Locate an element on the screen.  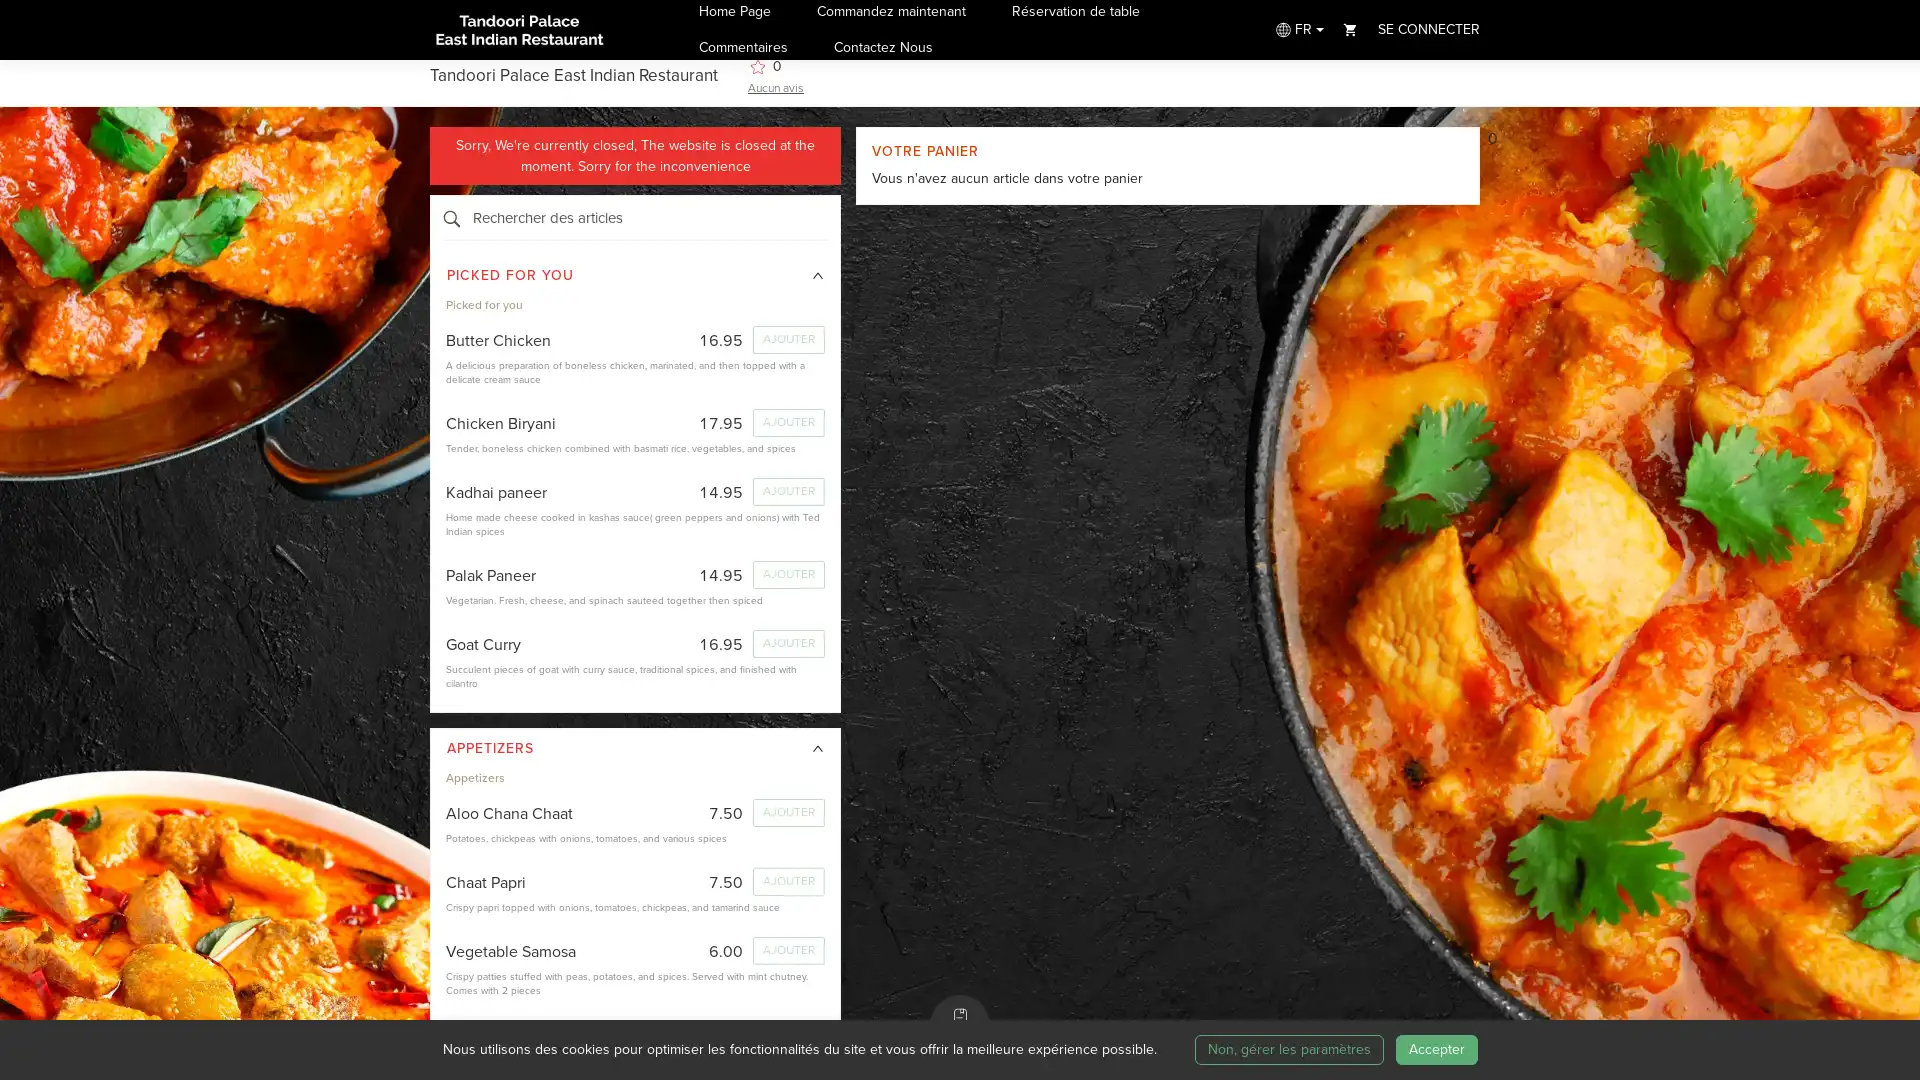
Non, gerer les parametres is located at coordinates (1288, 1048).